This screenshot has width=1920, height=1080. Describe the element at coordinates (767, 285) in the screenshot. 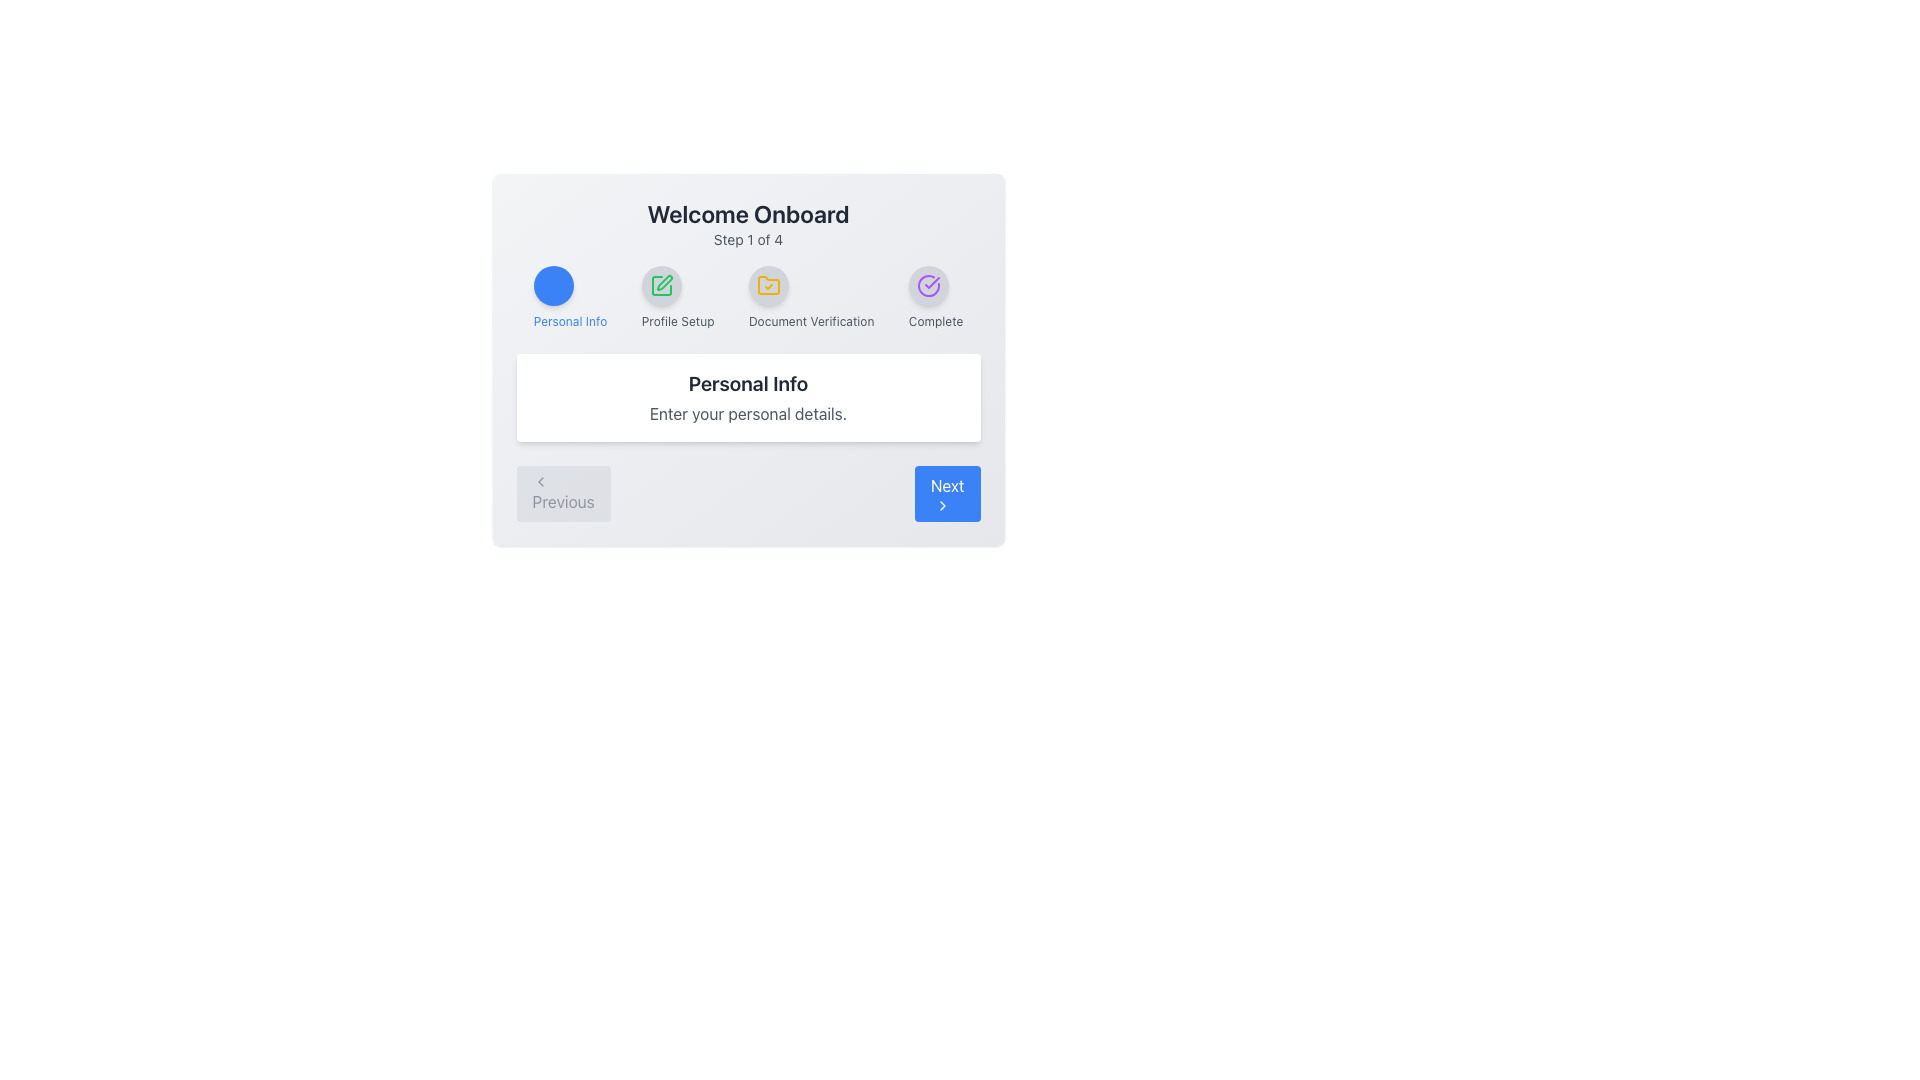

I see `the Circular Icon Button indicating 'Document Verification' in the onboarding process, which is the third icon in a horizontal sequence under 'Step 1 of 4'` at that location.